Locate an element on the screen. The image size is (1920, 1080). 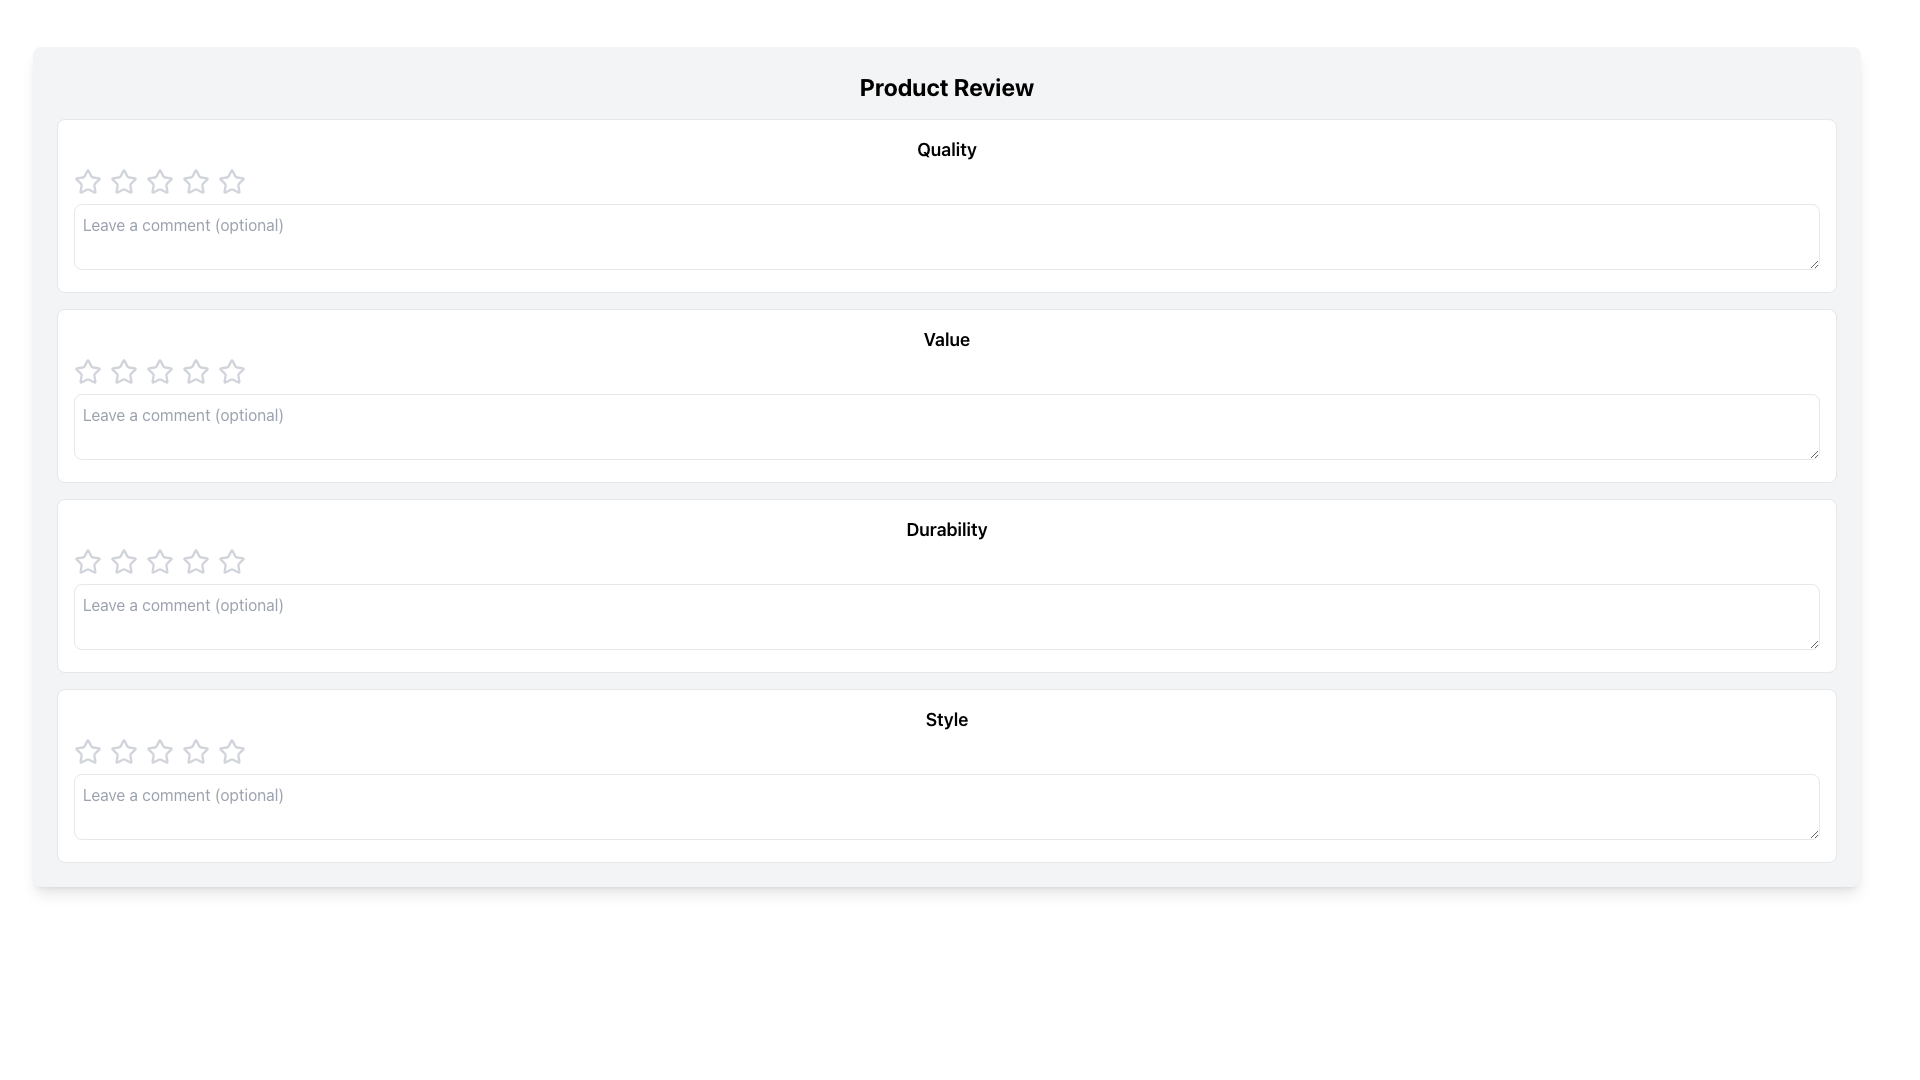
the second rating star in the 'Value' section beneath the 'Product Review' header is located at coordinates (231, 371).